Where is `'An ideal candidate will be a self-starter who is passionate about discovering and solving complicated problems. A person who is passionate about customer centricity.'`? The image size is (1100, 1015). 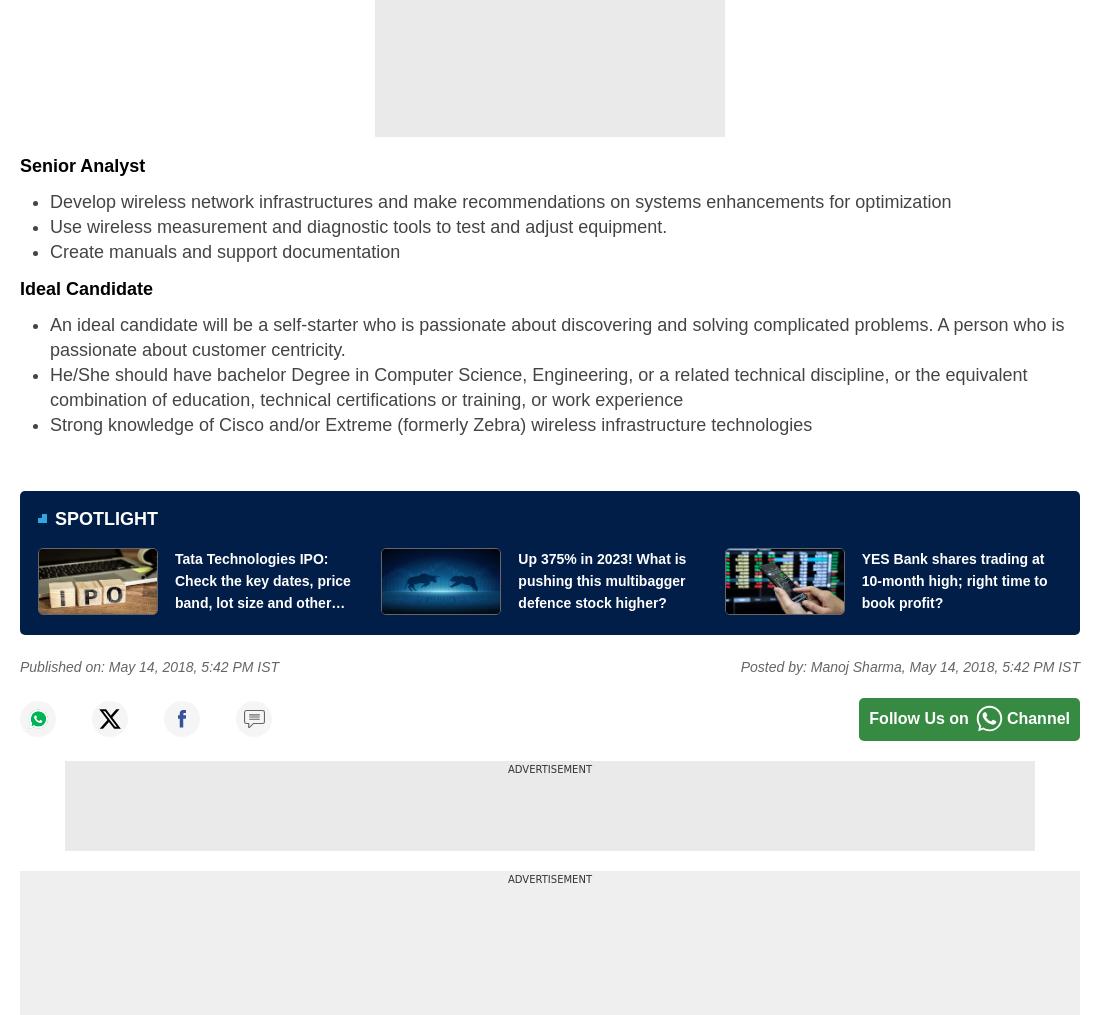 'An ideal candidate will be a self-starter who is passionate about discovering and solving complicated problems. A person who is passionate about customer centricity.' is located at coordinates (556, 335).